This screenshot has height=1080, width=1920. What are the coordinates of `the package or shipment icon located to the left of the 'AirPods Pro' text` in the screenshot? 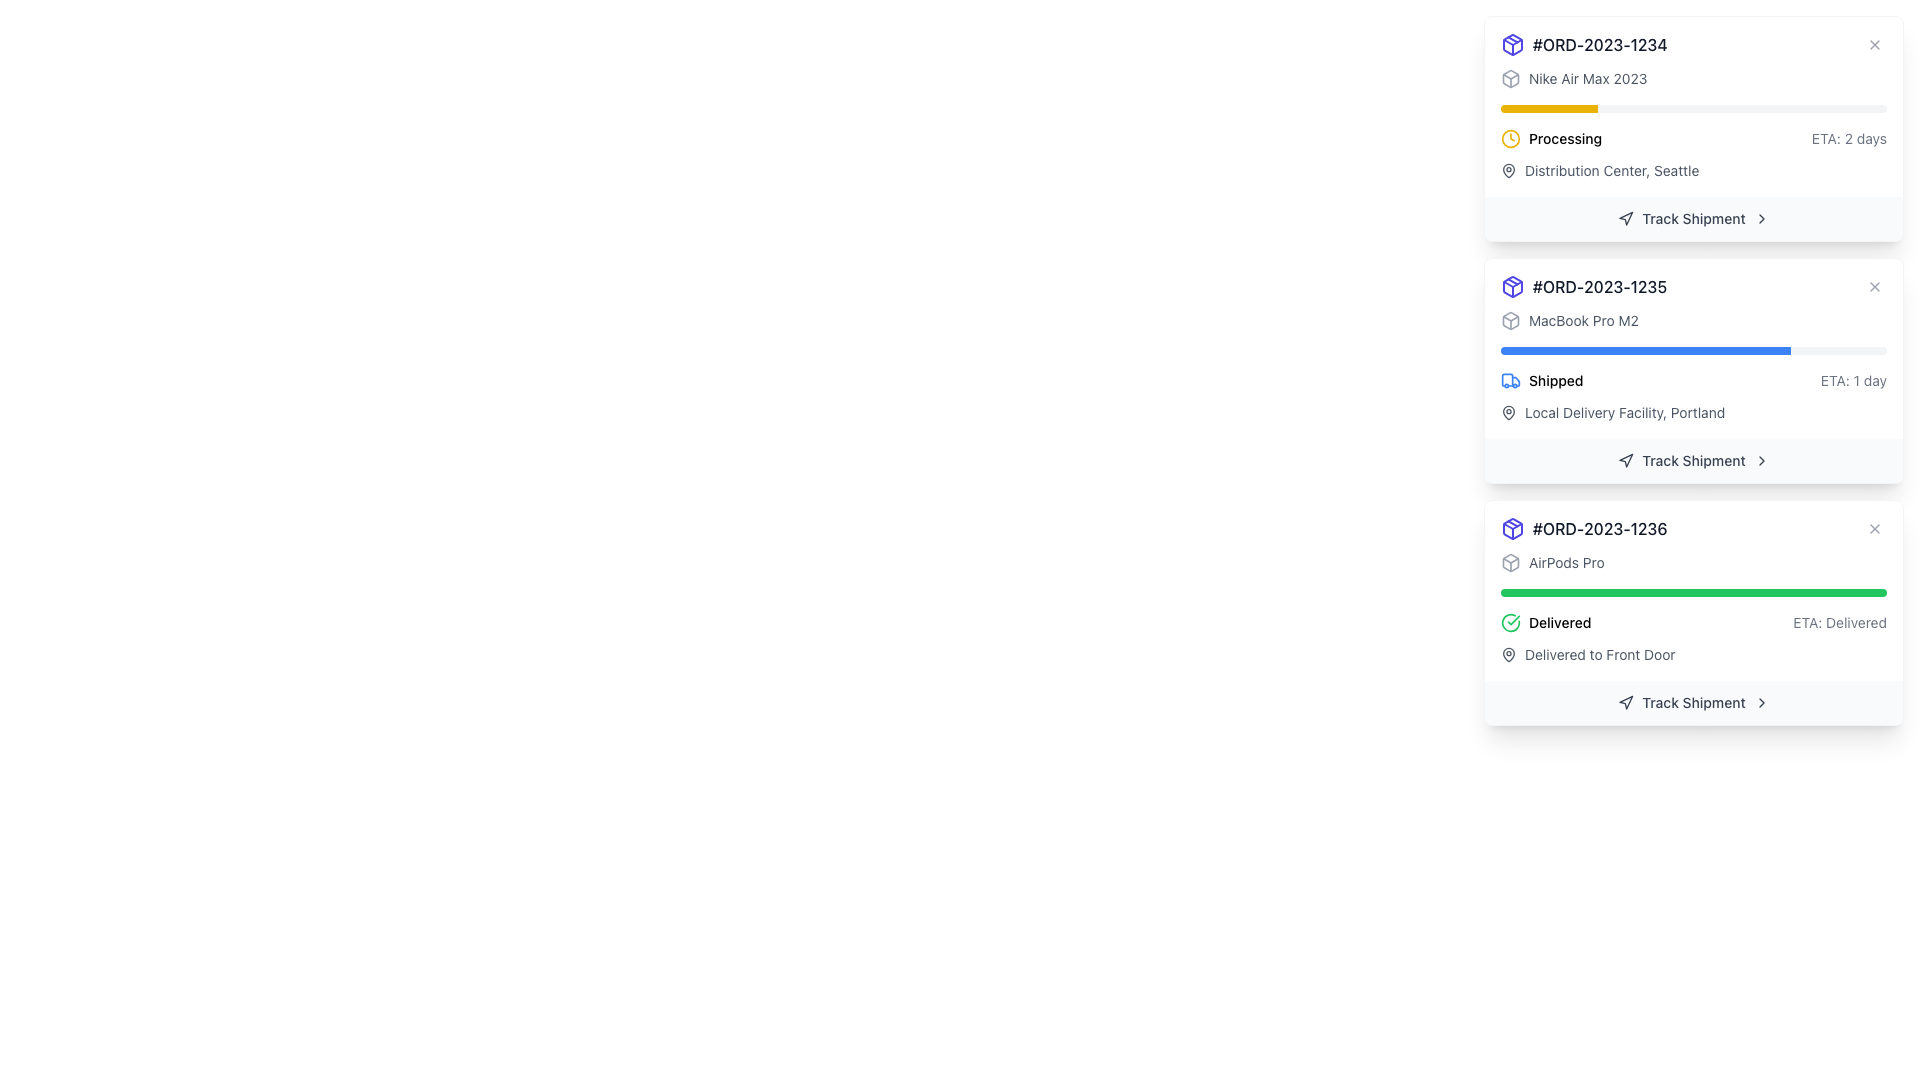 It's located at (1511, 563).